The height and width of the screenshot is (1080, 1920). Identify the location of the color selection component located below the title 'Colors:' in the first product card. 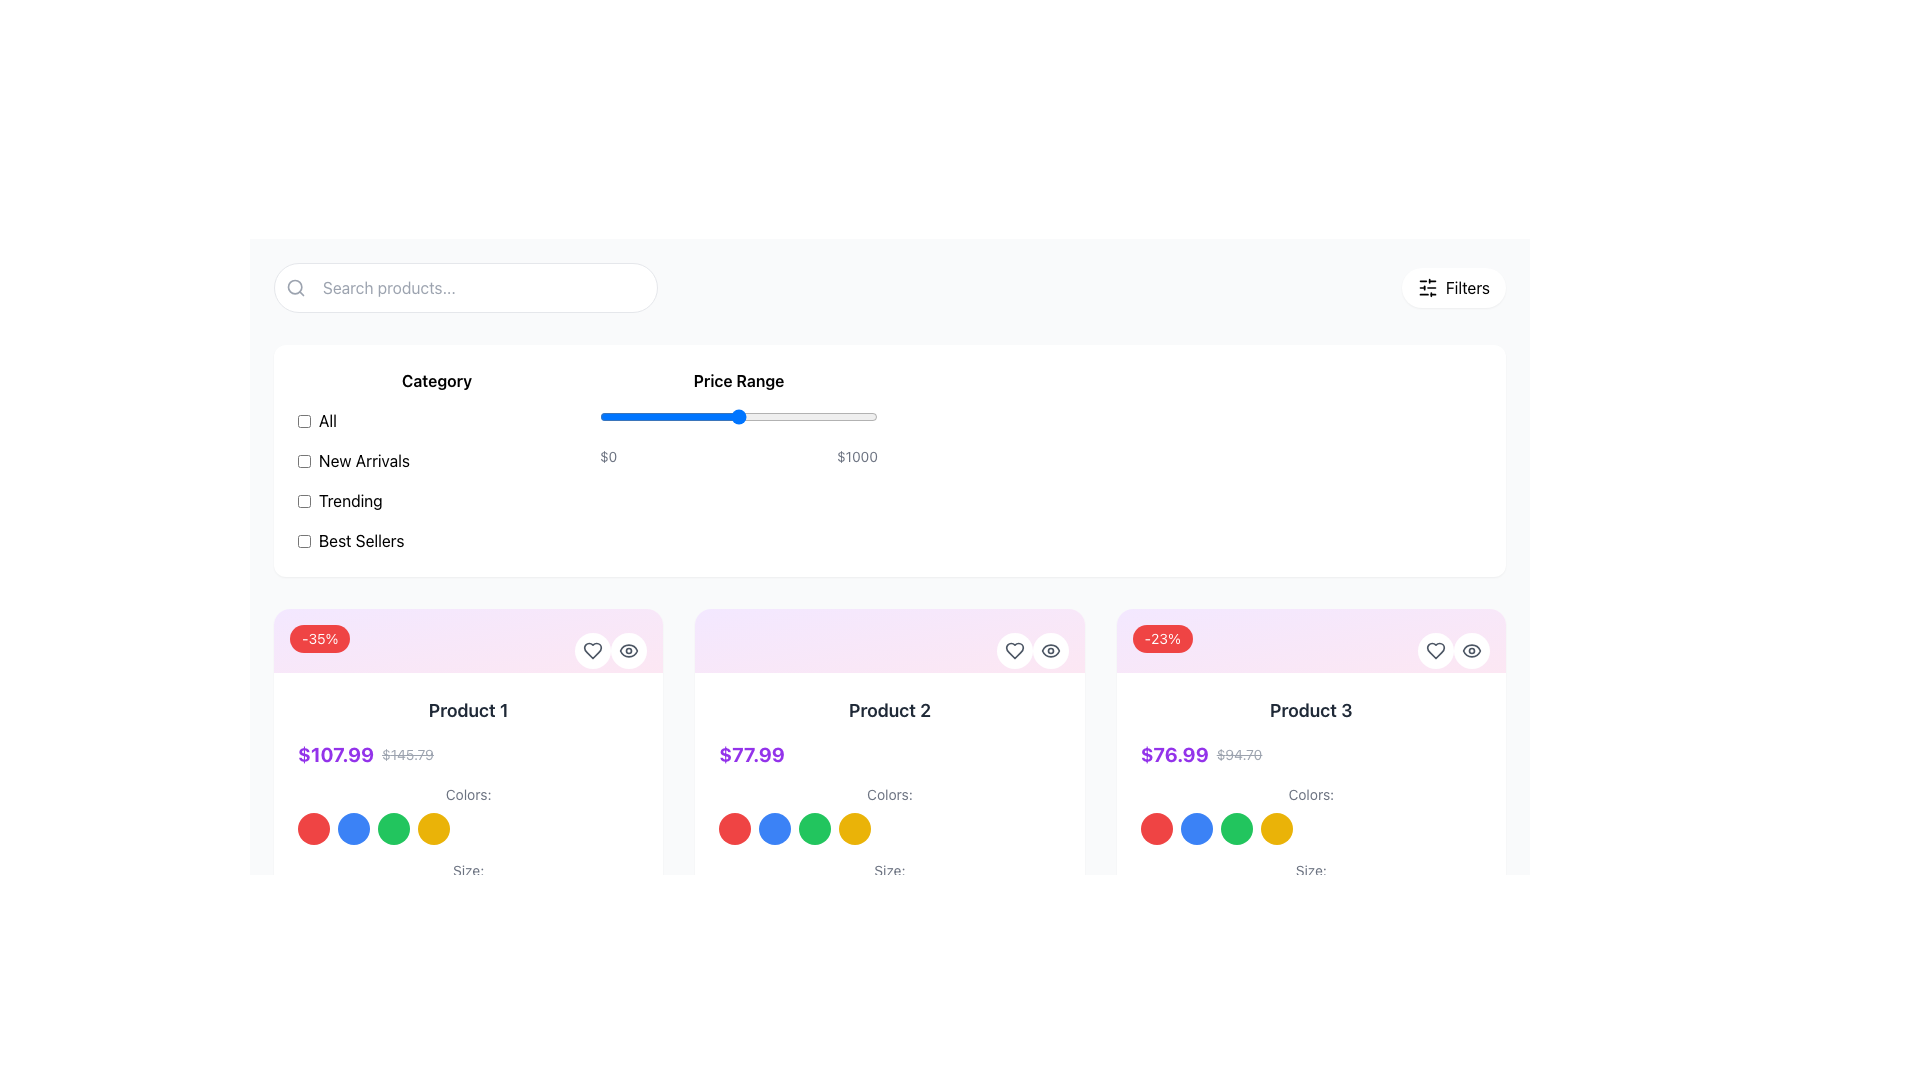
(467, 829).